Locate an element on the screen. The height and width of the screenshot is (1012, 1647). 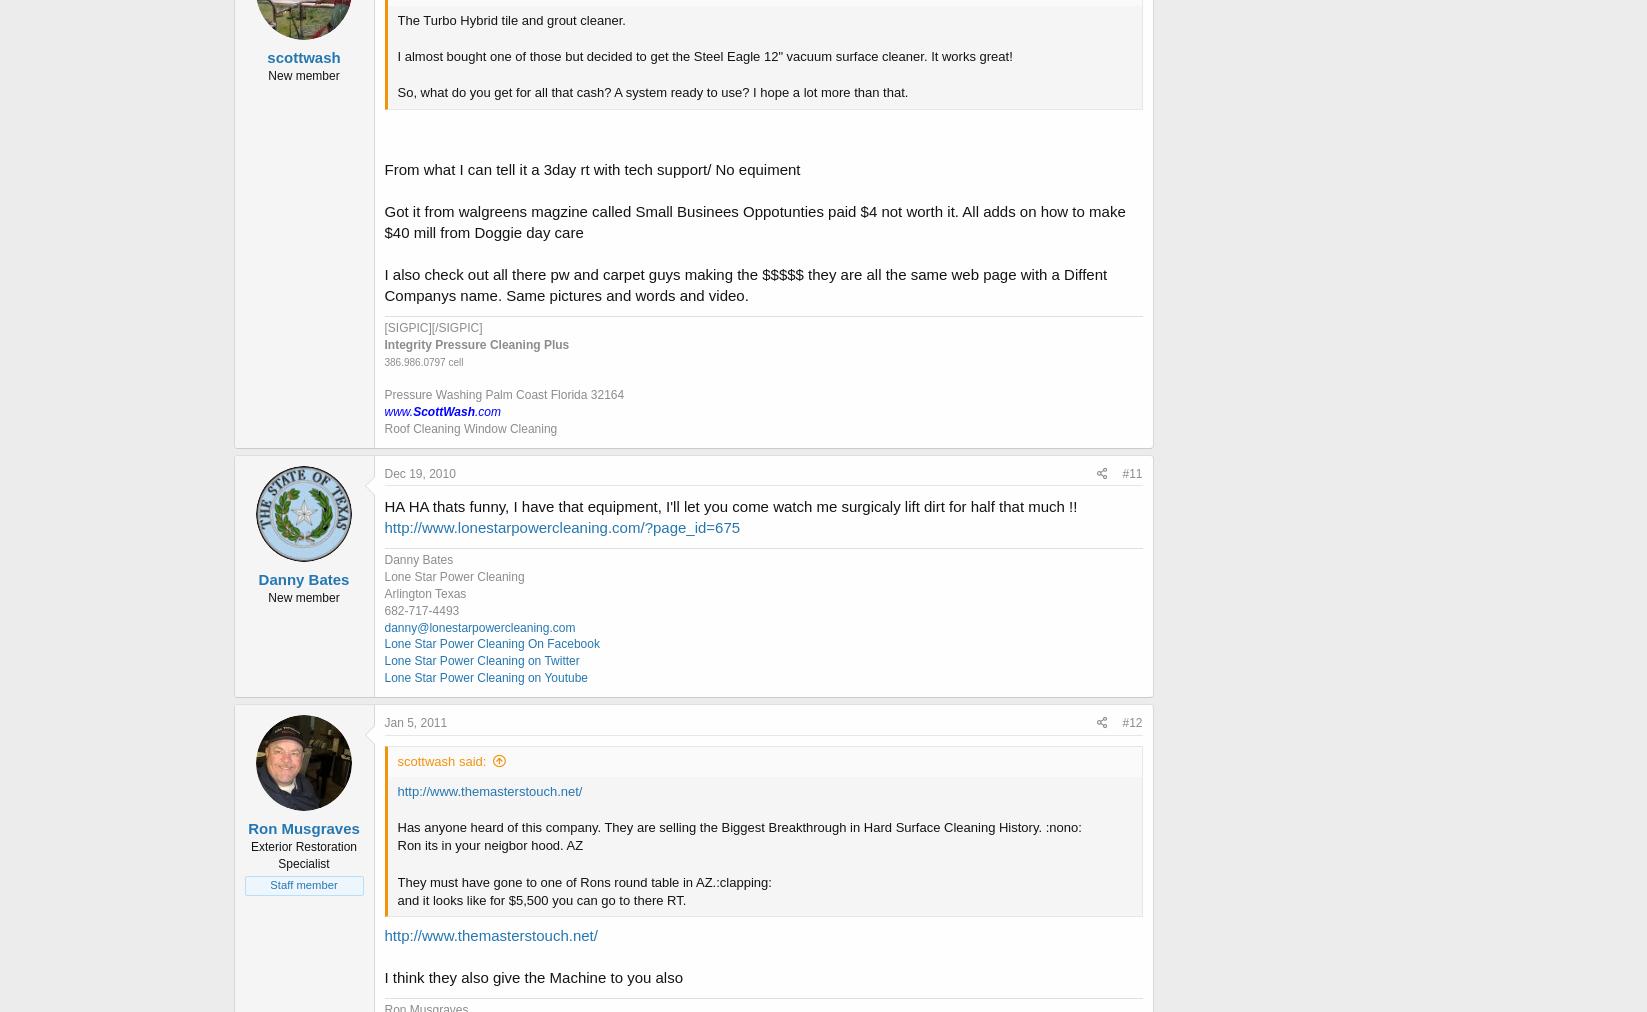
'Got it from walgreens magzine called Small Businees Oppotunties paid $4 not worth it. All adds on how to make $40 mill from Doggie day care' is located at coordinates (754, 222).